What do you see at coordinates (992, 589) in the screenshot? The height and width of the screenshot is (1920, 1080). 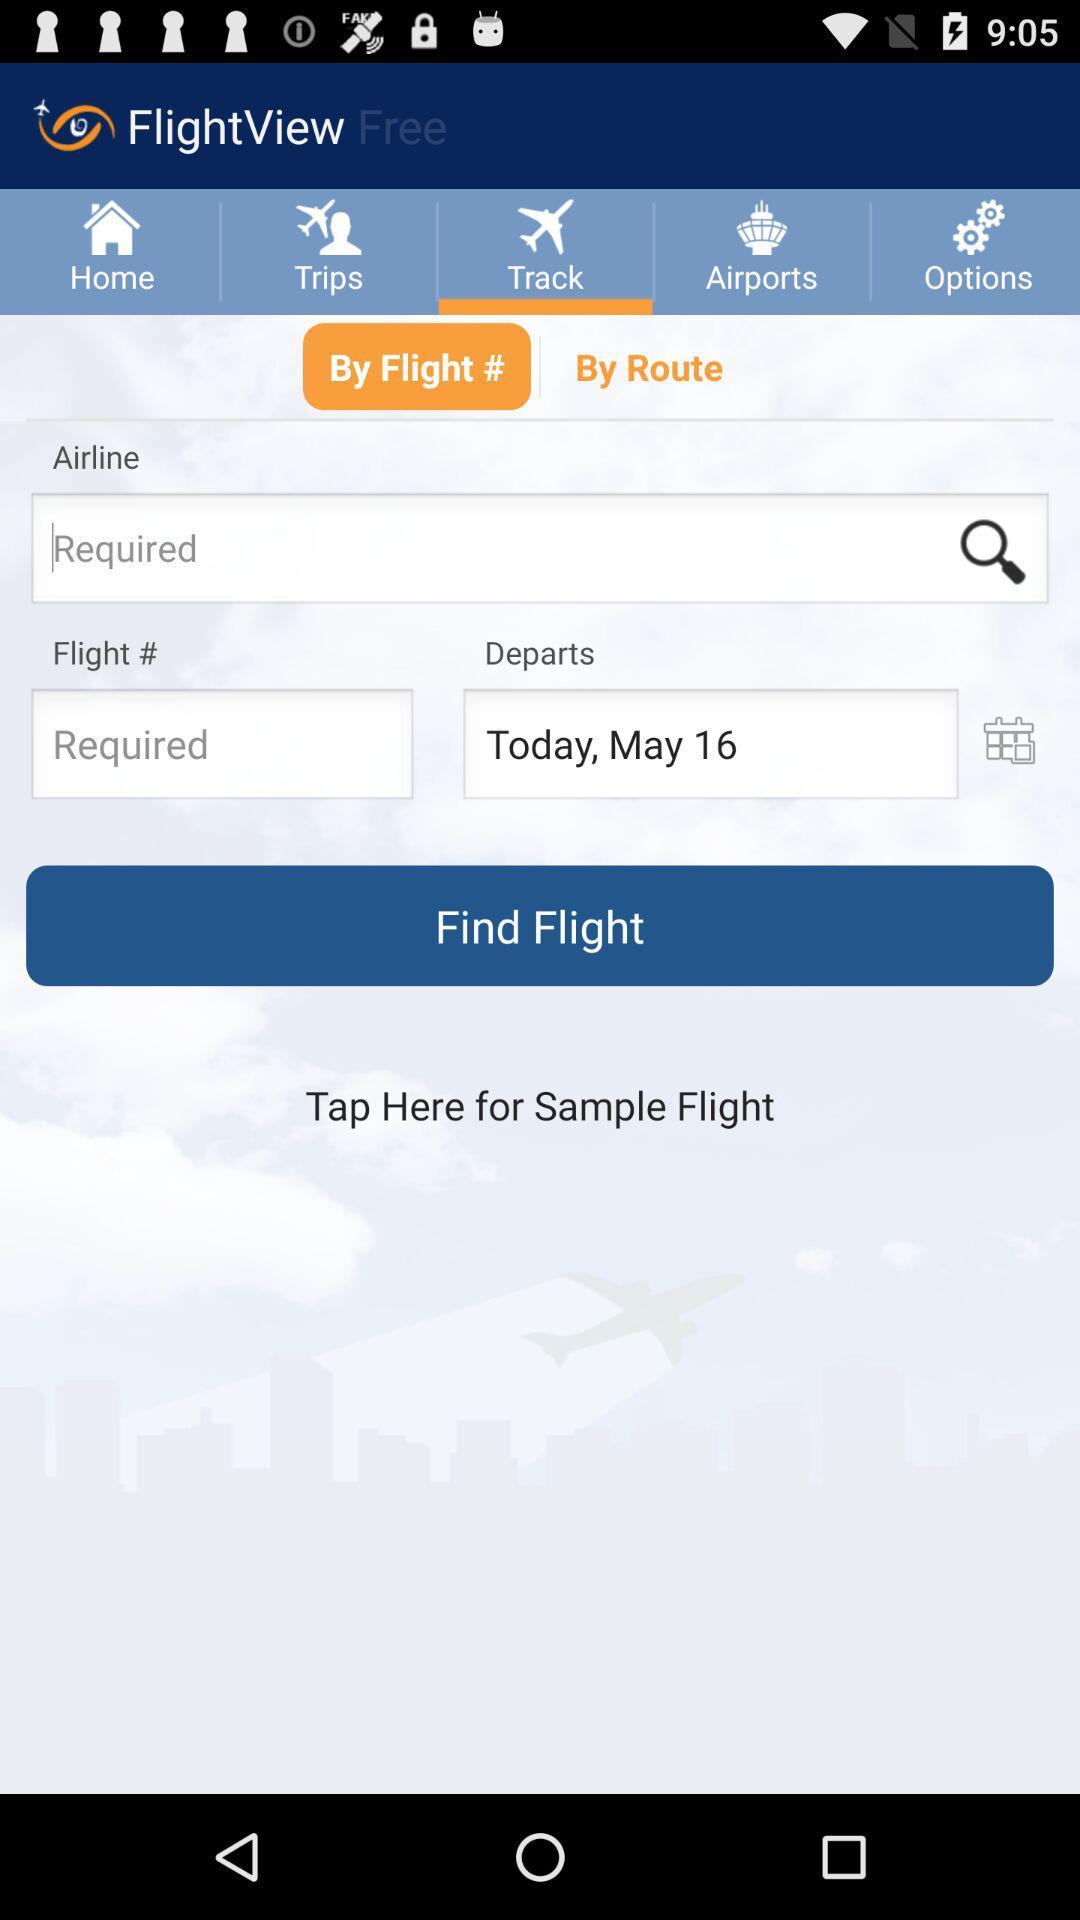 I see `the search icon` at bounding box center [992, 589].